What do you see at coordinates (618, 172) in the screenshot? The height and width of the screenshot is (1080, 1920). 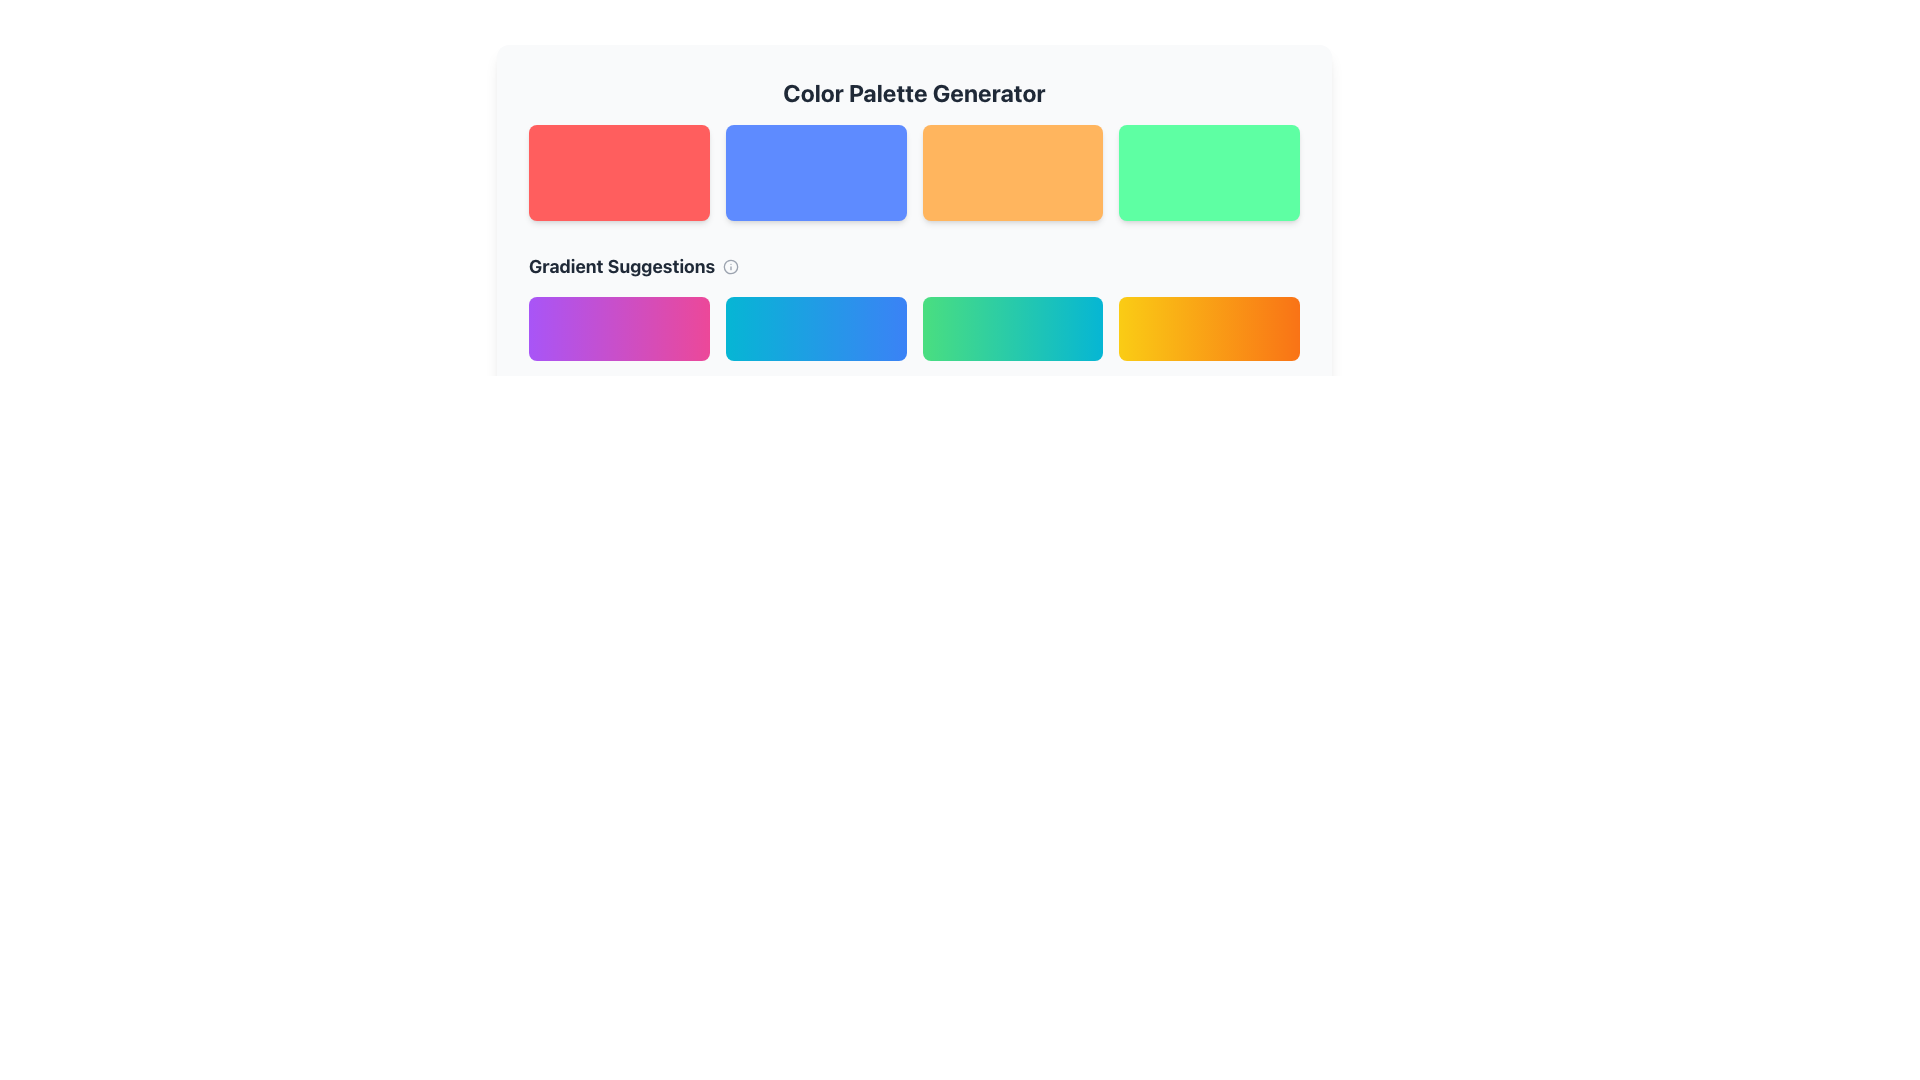 I see `the first selectable color swatch or button in the grid layout` at bounding box center [618, 172].